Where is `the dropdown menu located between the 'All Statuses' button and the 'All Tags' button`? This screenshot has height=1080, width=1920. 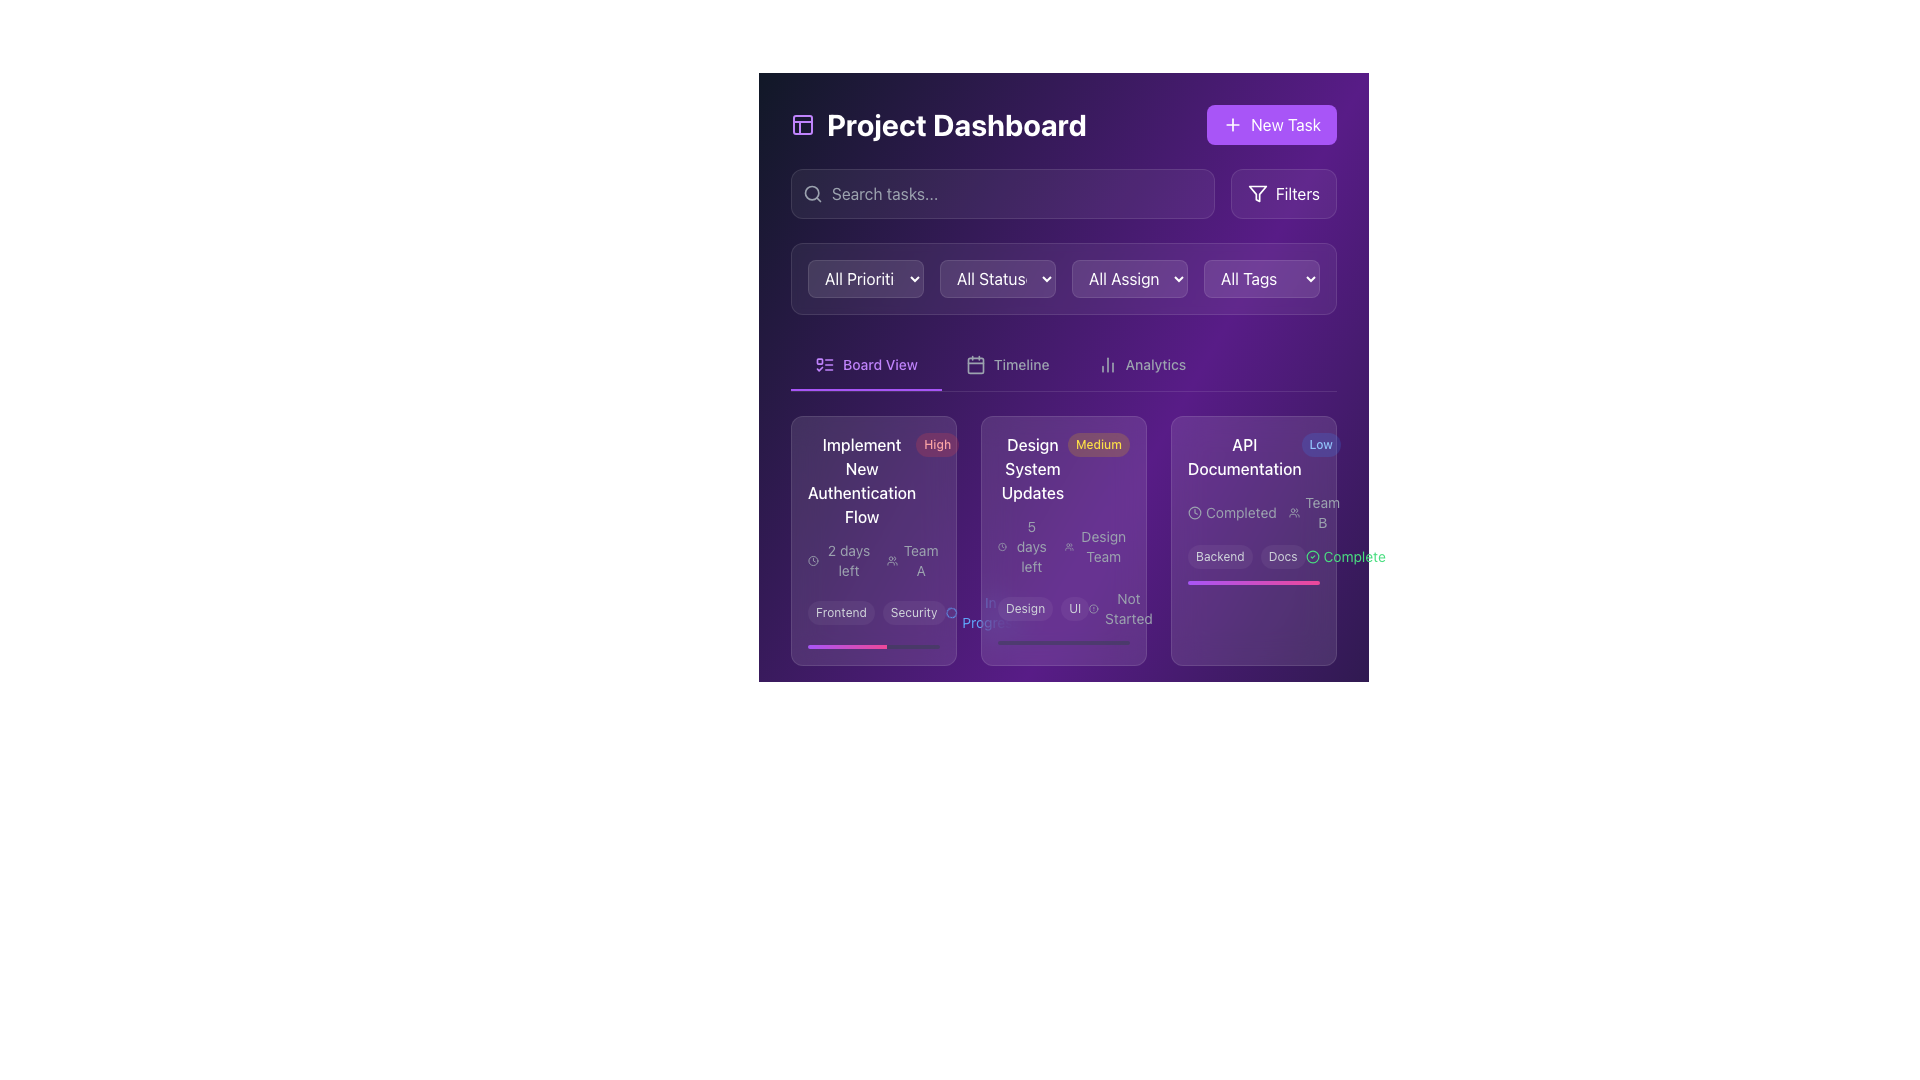
the dropdown menu located between the 'All Statuses' button and the 'All Tags' button is located at coordinates (1129, 278).